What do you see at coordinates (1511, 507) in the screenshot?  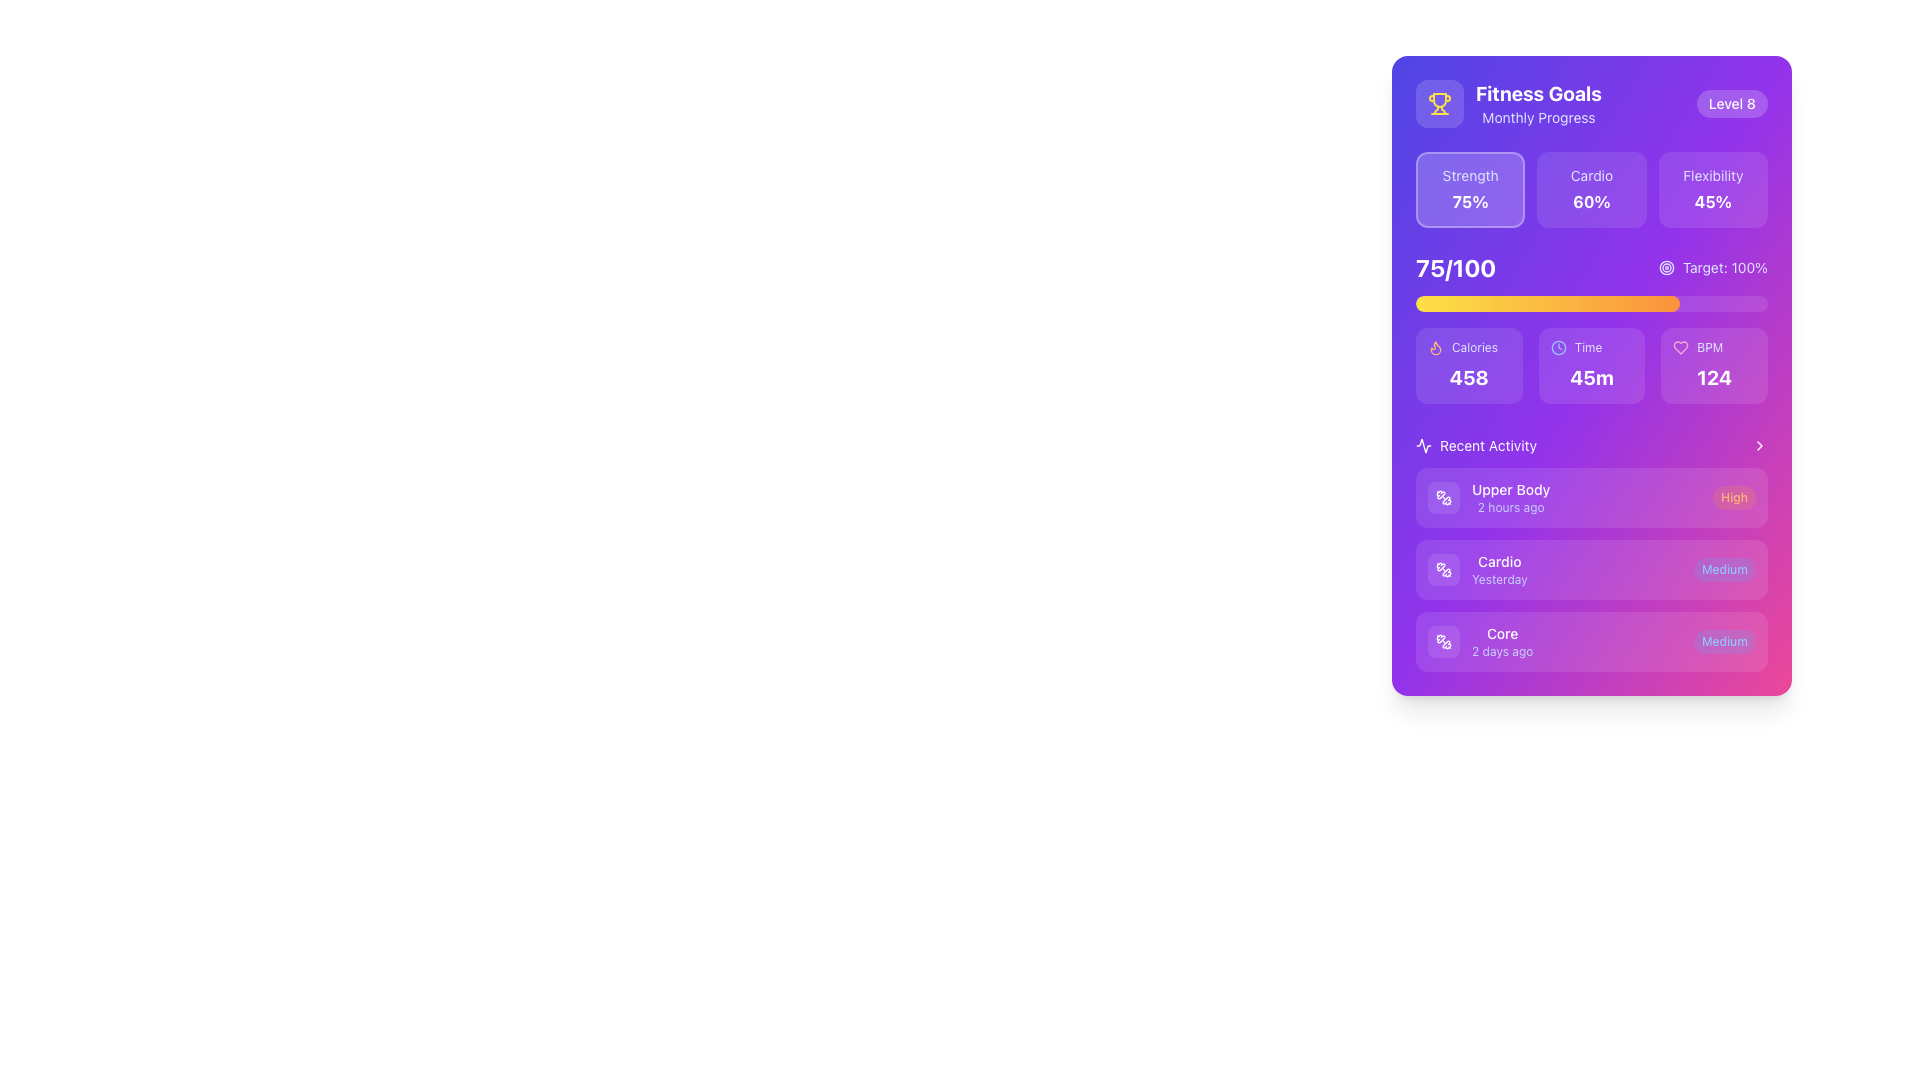 I see `text label stating '2 hours ago', which is styled in indigo-blue and positioned below the 'Upper Body' label in the 'Recent Activity' section` at bounding box center [1511, 507].